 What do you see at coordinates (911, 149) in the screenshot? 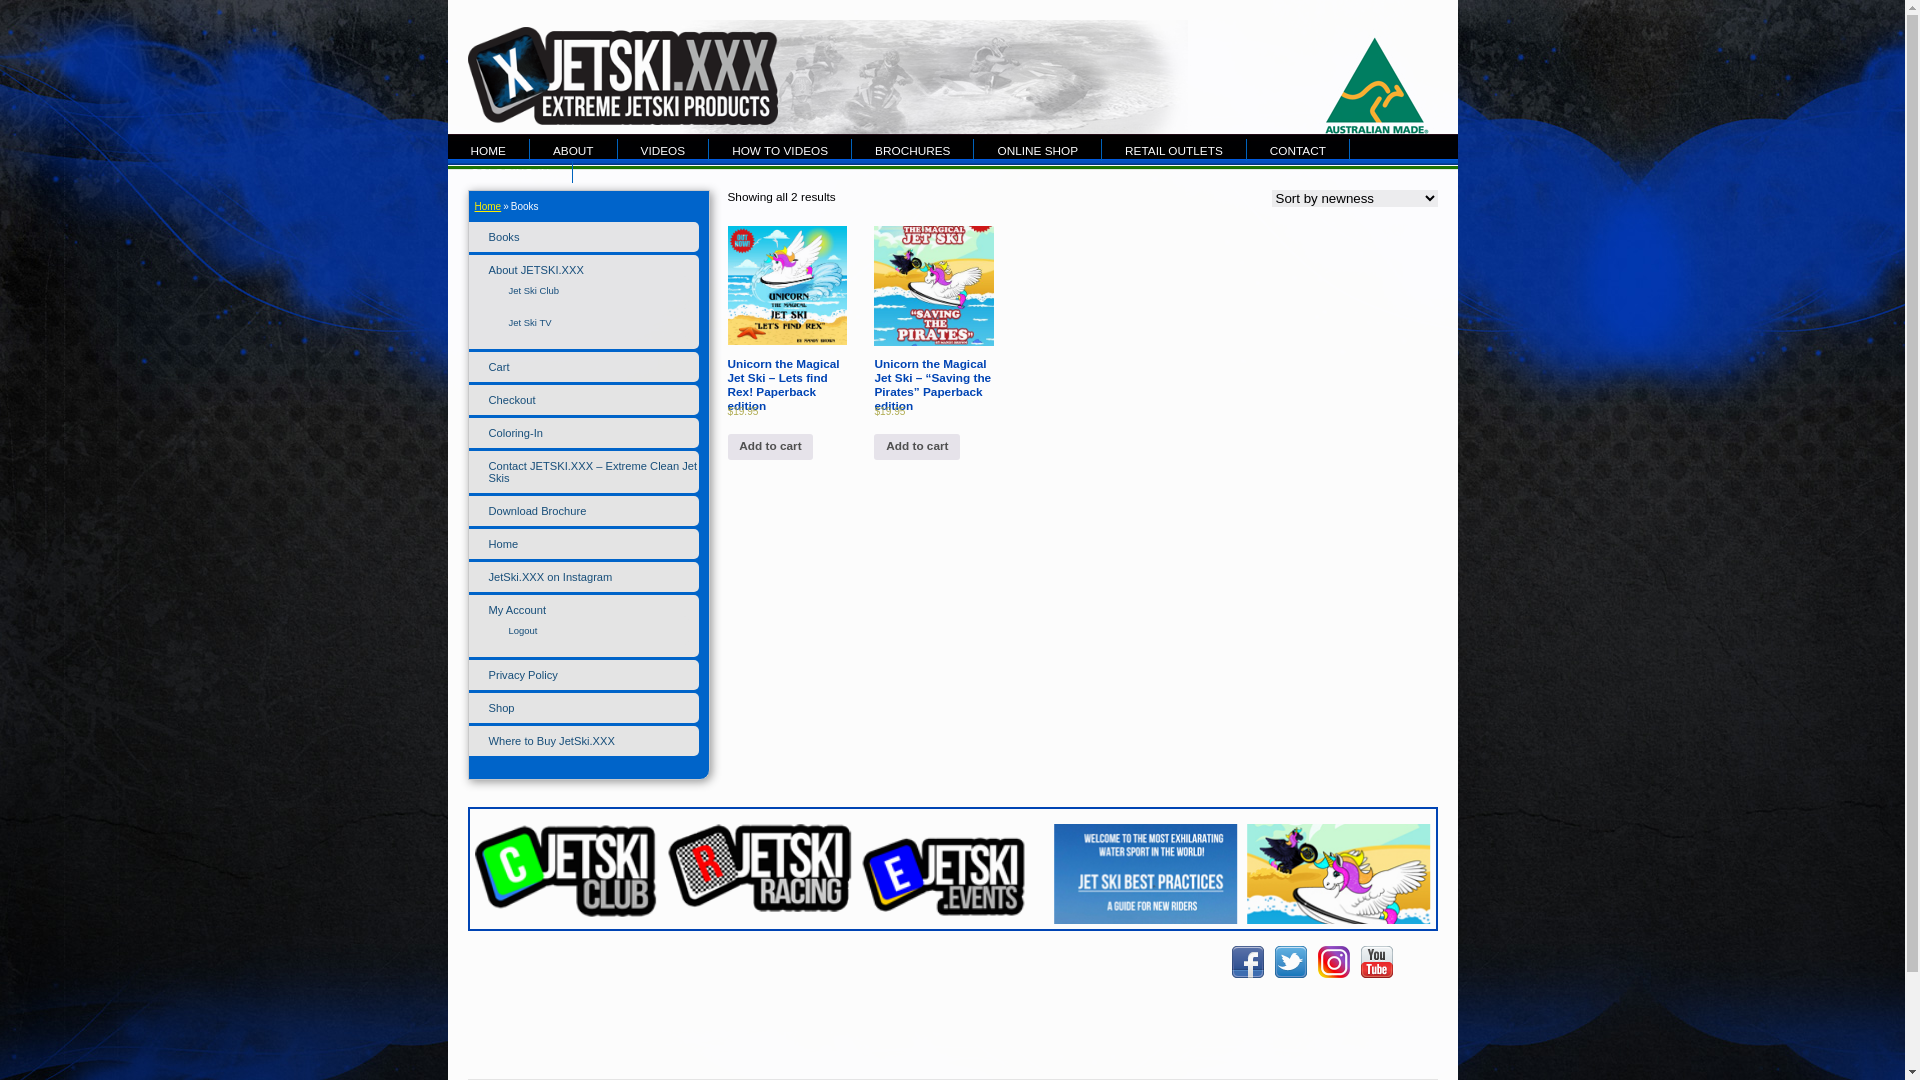
I see `'BROCHURES'` at bounding box center [911, 149].